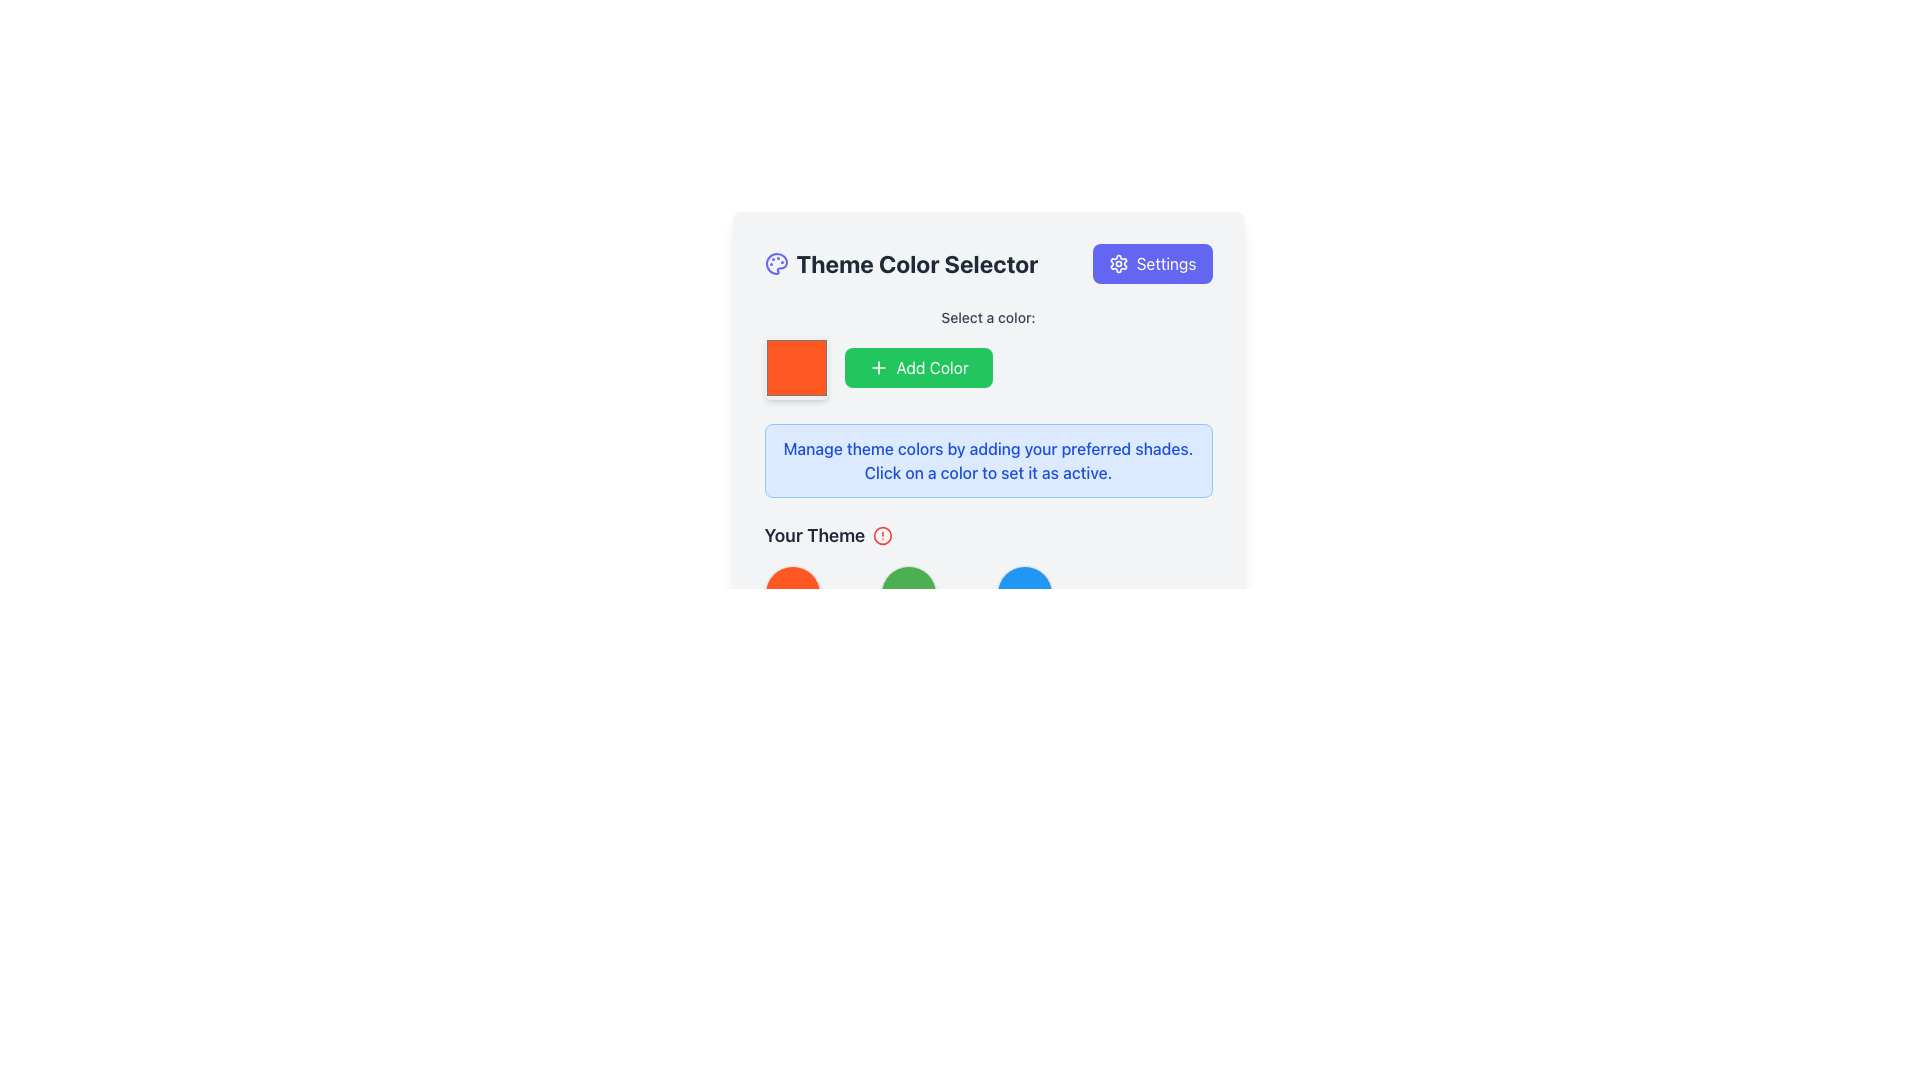 The image size is (1920, 1080). Describe the element at coordinates (988, 367) in the screenshot. I see `the green 'Add Color' button located on the right side of the color picker in the 'Select a color:' section` at that location.